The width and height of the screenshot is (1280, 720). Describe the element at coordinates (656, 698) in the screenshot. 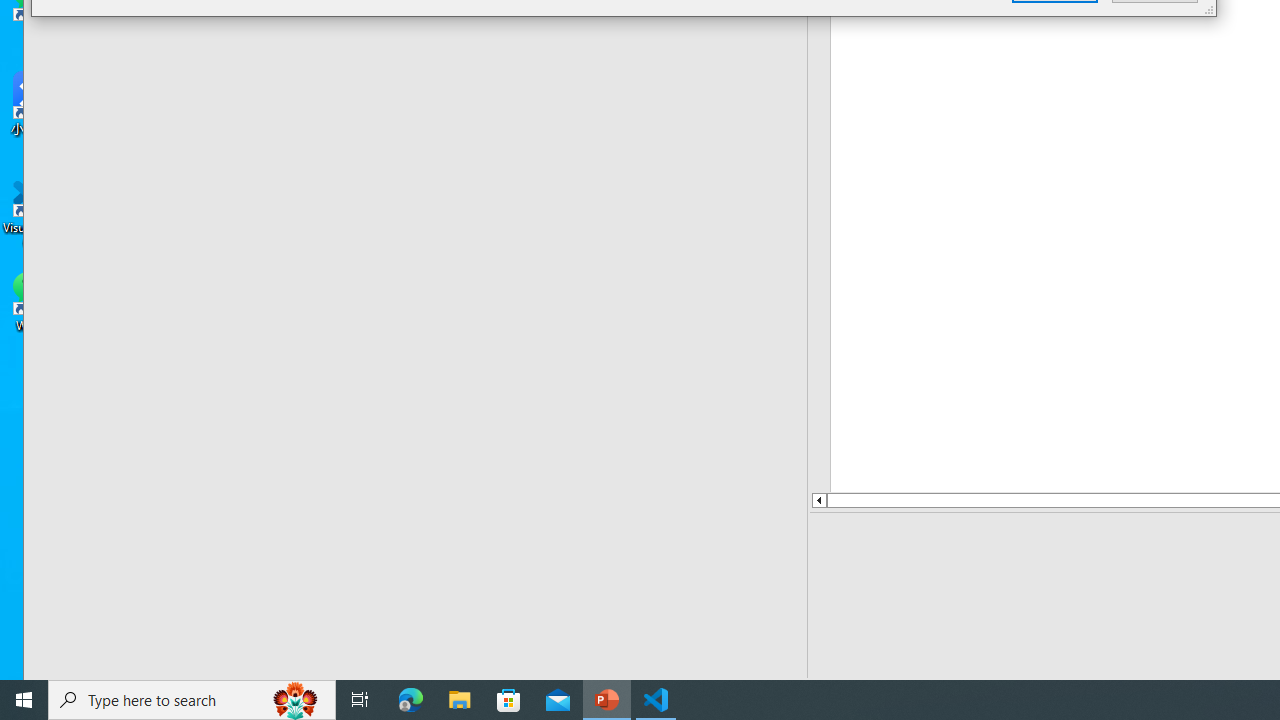

I see `'Visual Studio Code - 1 running window'` at that location.